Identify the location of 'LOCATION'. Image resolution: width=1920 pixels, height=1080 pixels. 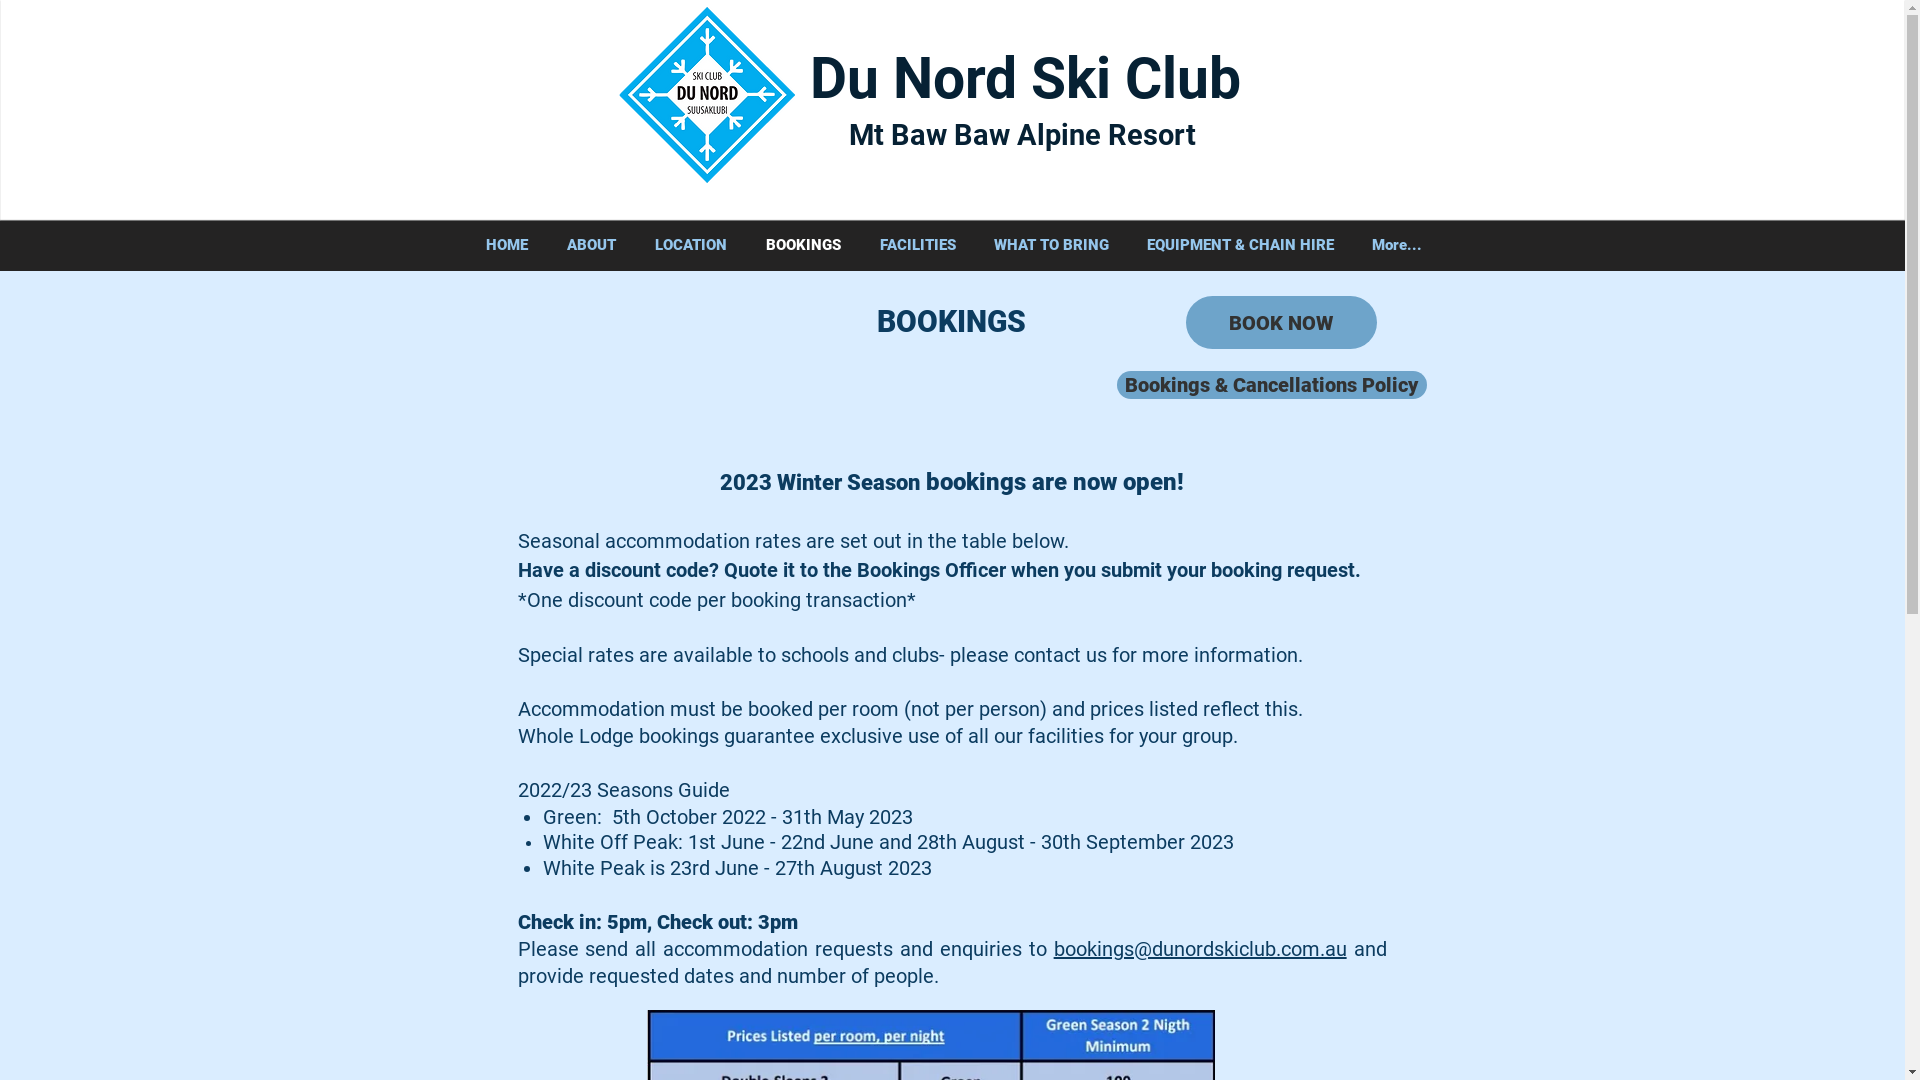
(634, 244).